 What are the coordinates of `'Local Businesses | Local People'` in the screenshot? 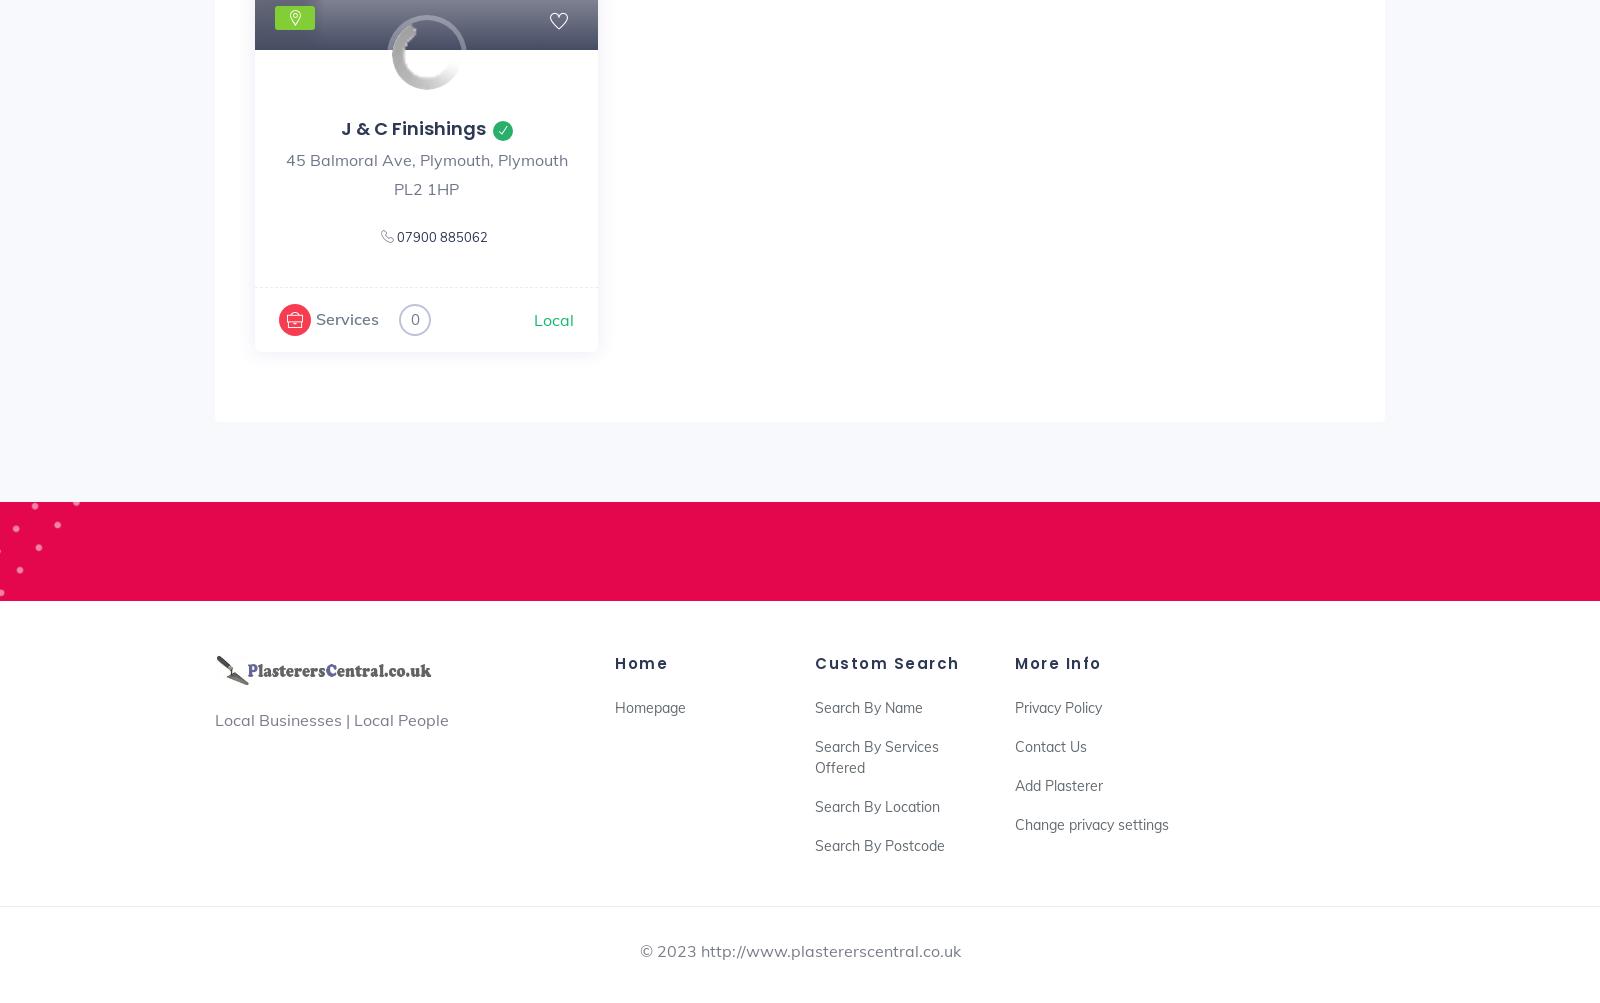 It's located at (332, 718).